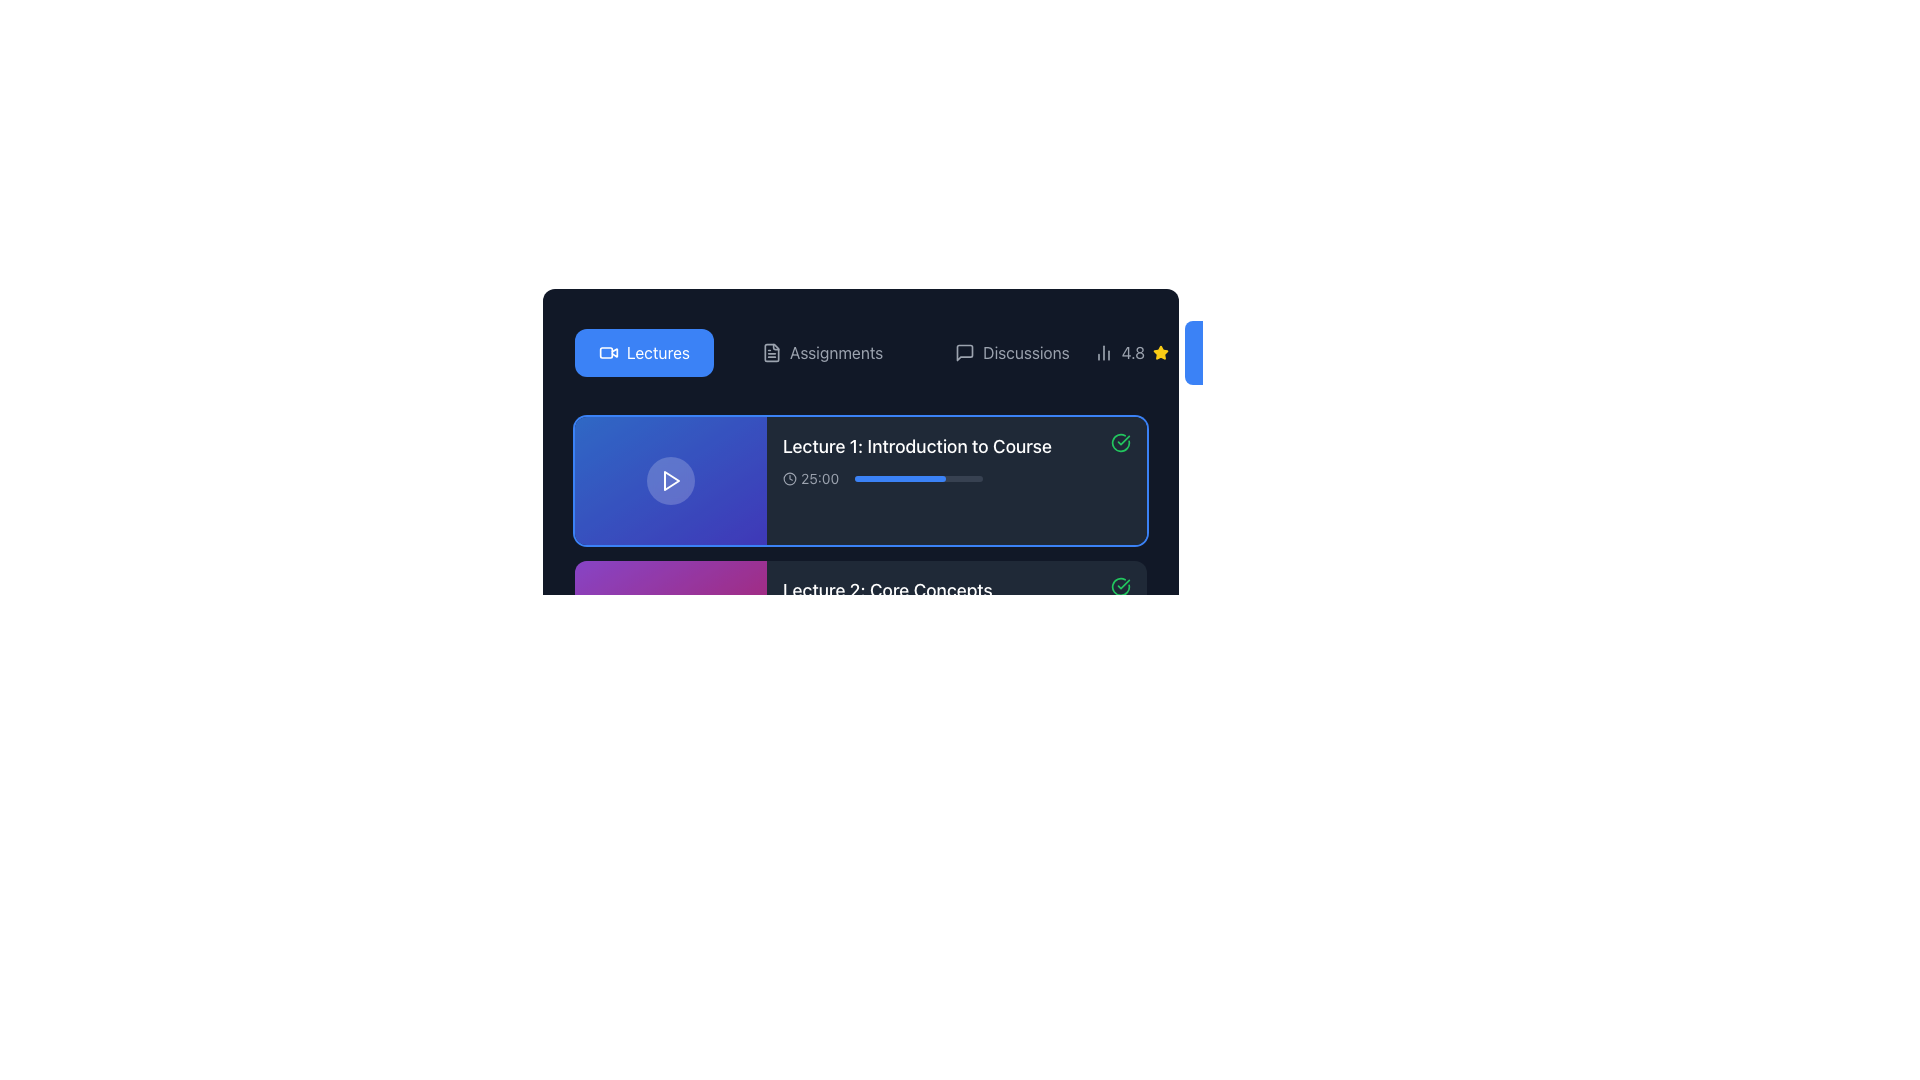  Describe the element at coordinates (887, 478) in the screenshot. I see `the slider` at that location.